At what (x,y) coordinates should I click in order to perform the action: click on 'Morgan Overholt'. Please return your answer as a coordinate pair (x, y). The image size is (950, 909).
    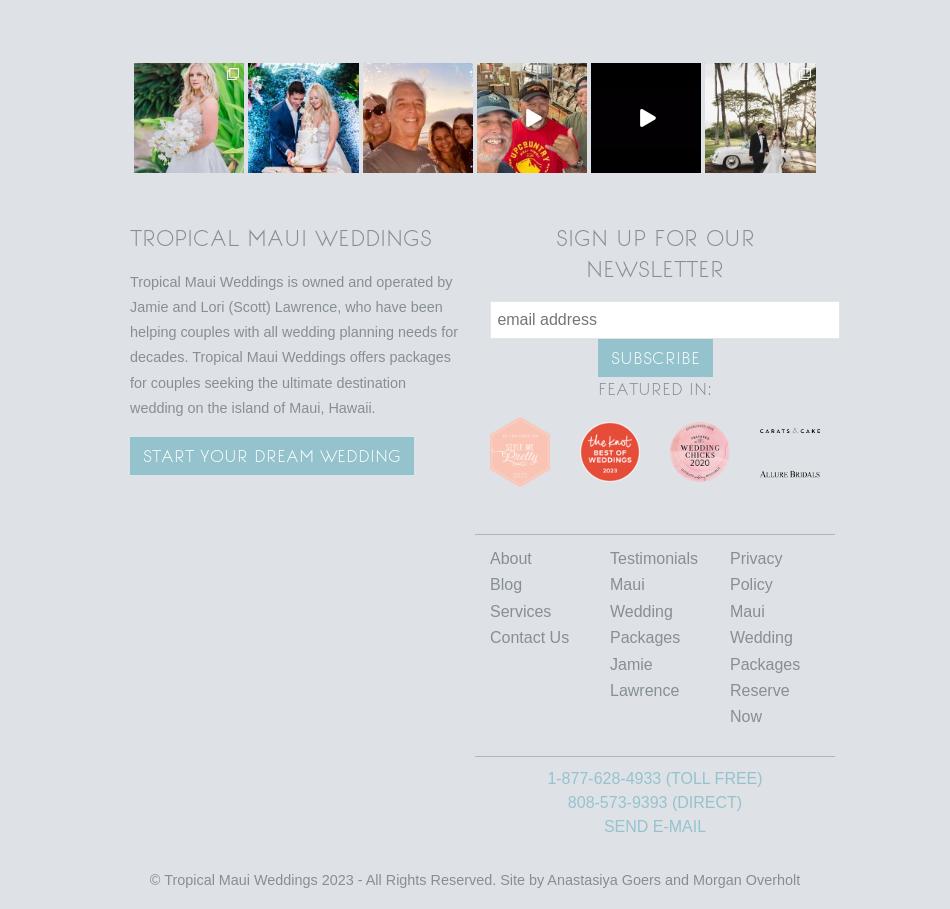
    Looking at the image, I should click on (745, 880).